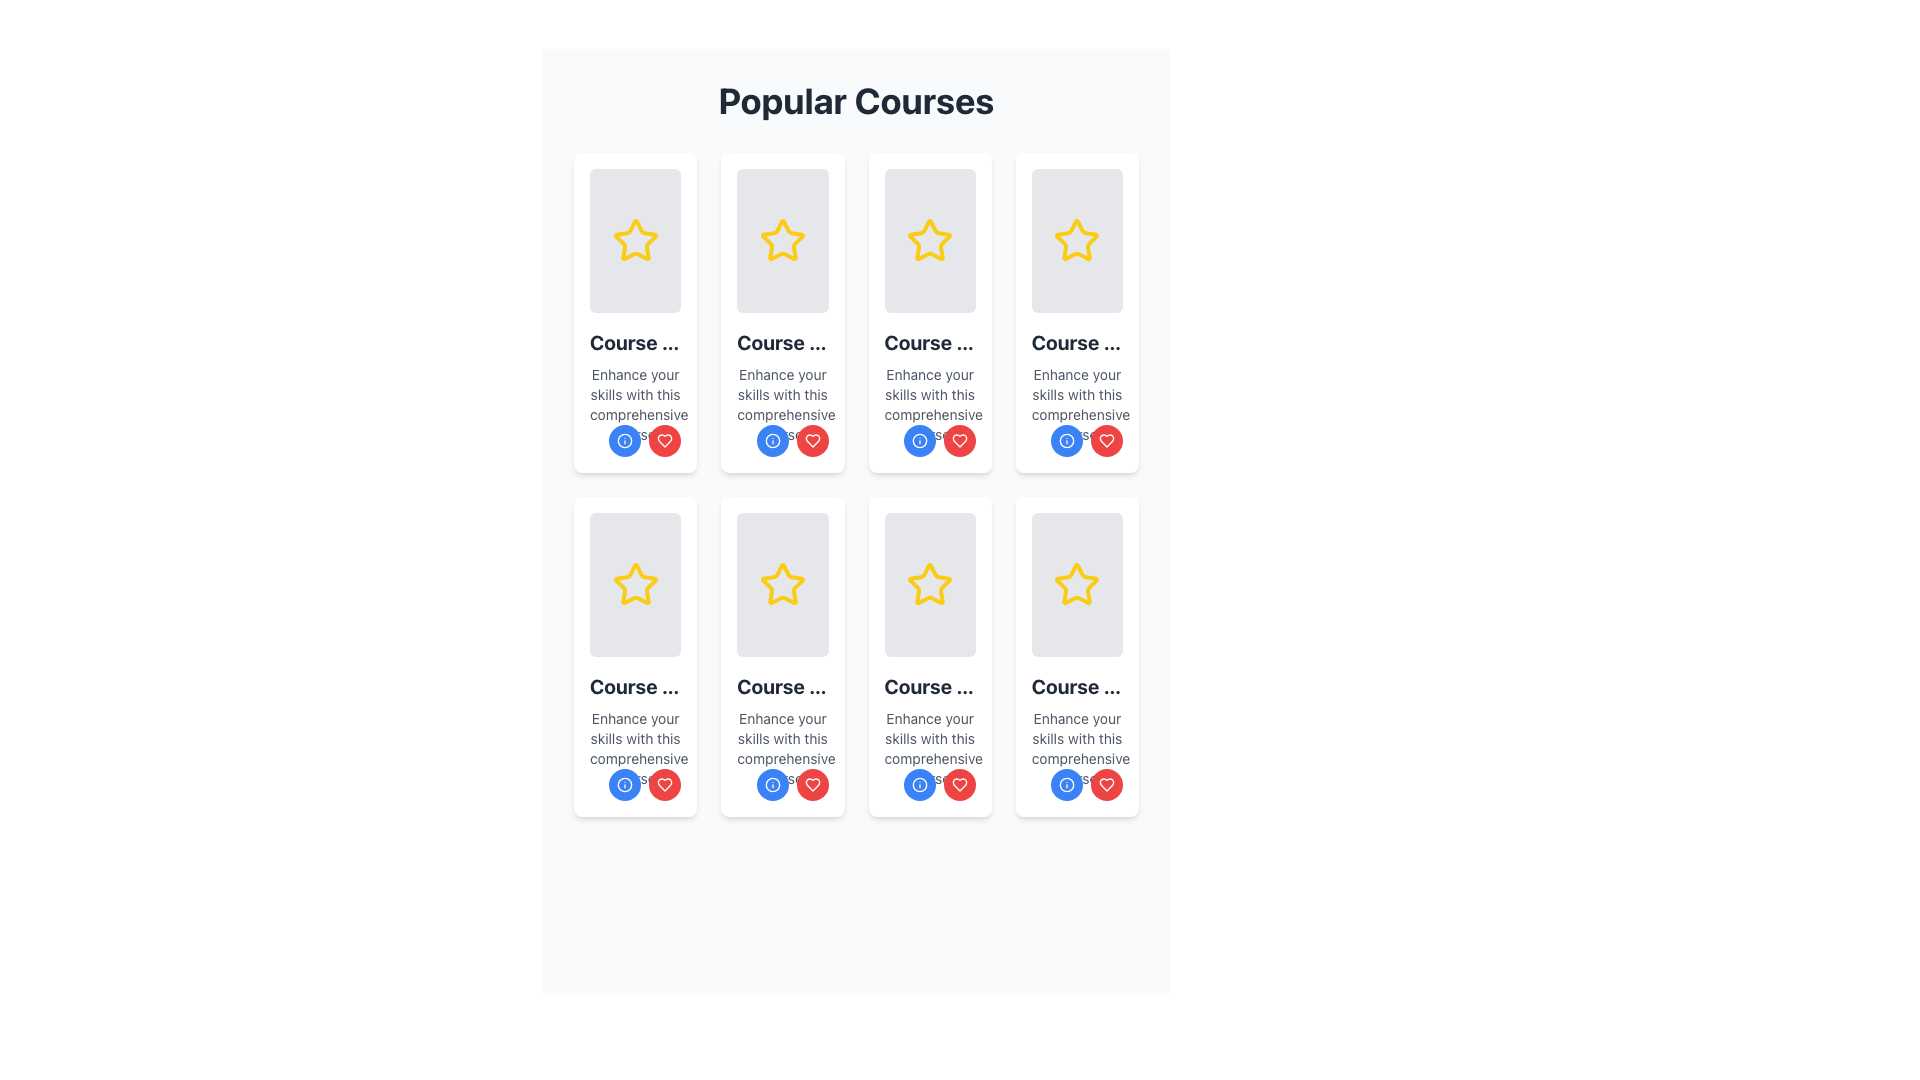 The image size is (1920, 1080). Describe the element at coordinates (771, 439) in the screenshot. I see `the circular blue button with an 'info' icon located at the bottom-right corner of the card` at that location.